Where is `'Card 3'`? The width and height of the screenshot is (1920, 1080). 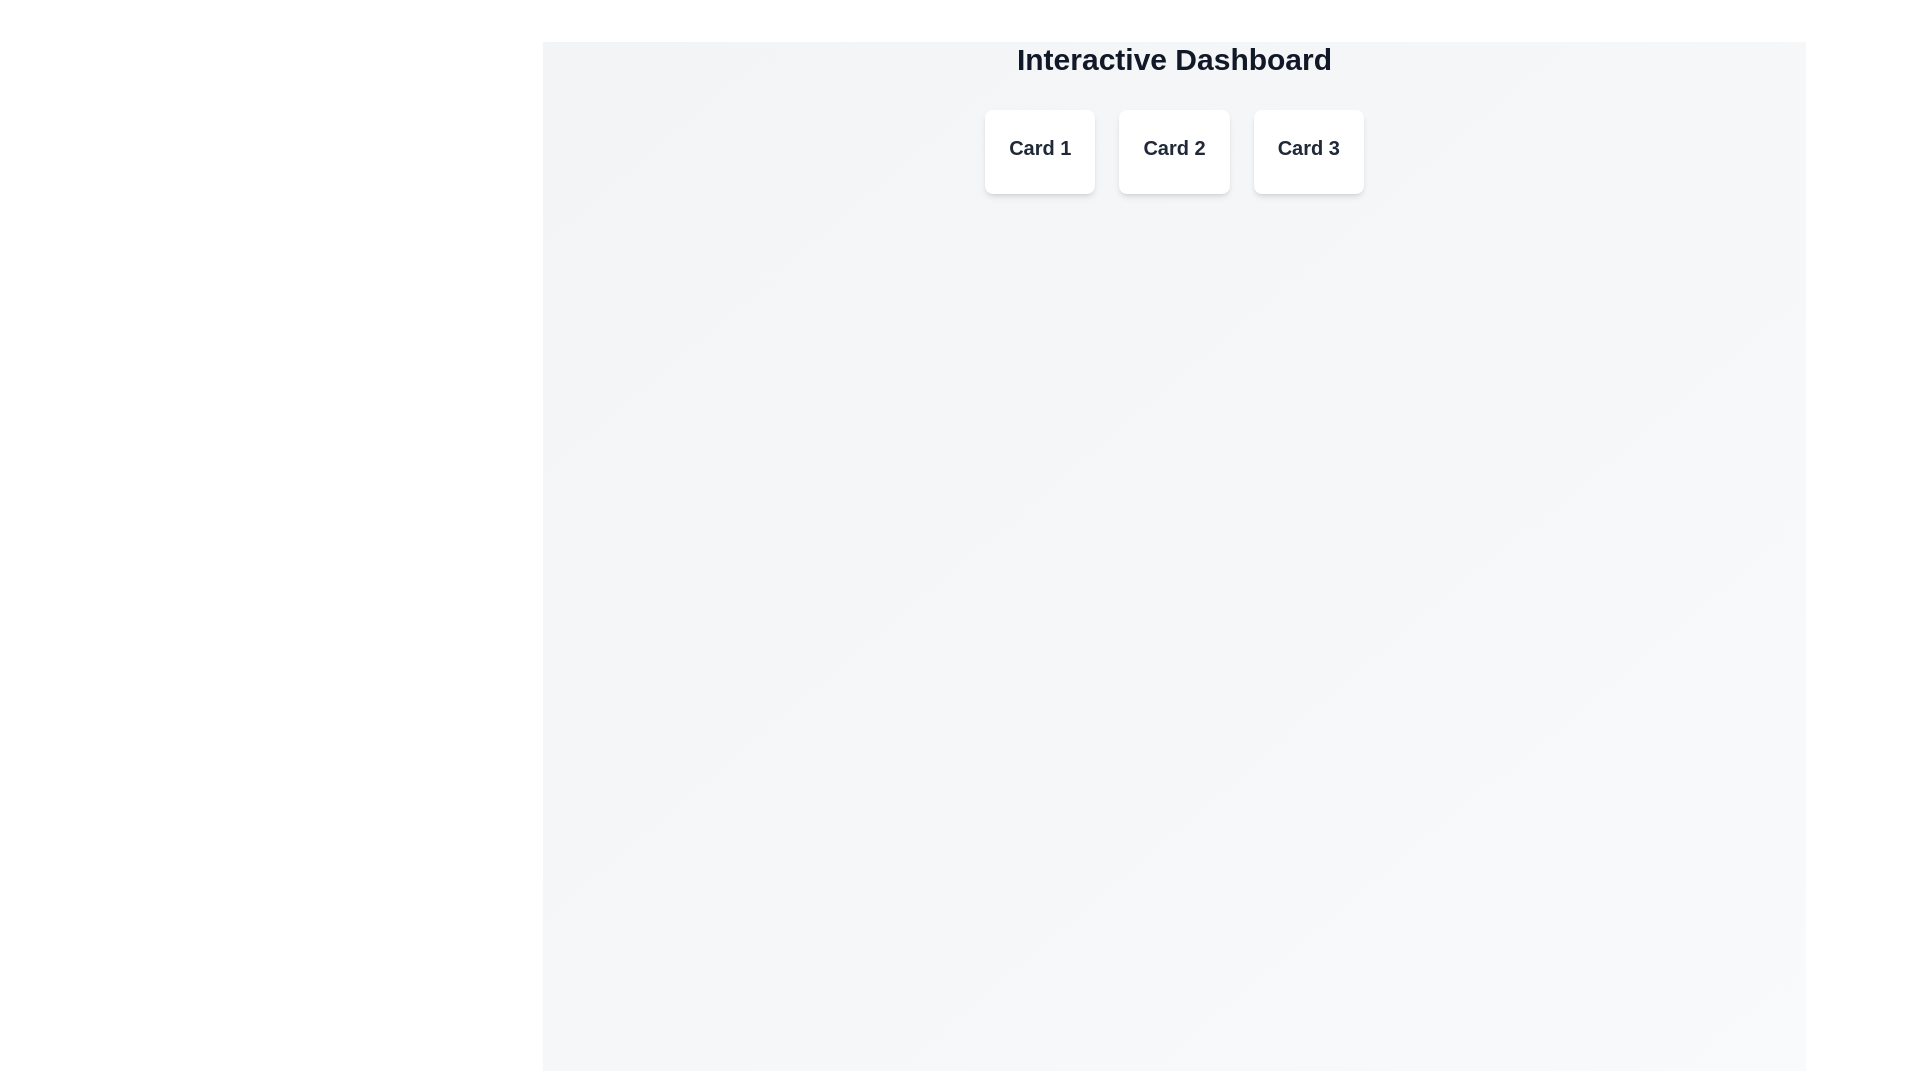
'Card 3' is located at coordinates (1308, 150).